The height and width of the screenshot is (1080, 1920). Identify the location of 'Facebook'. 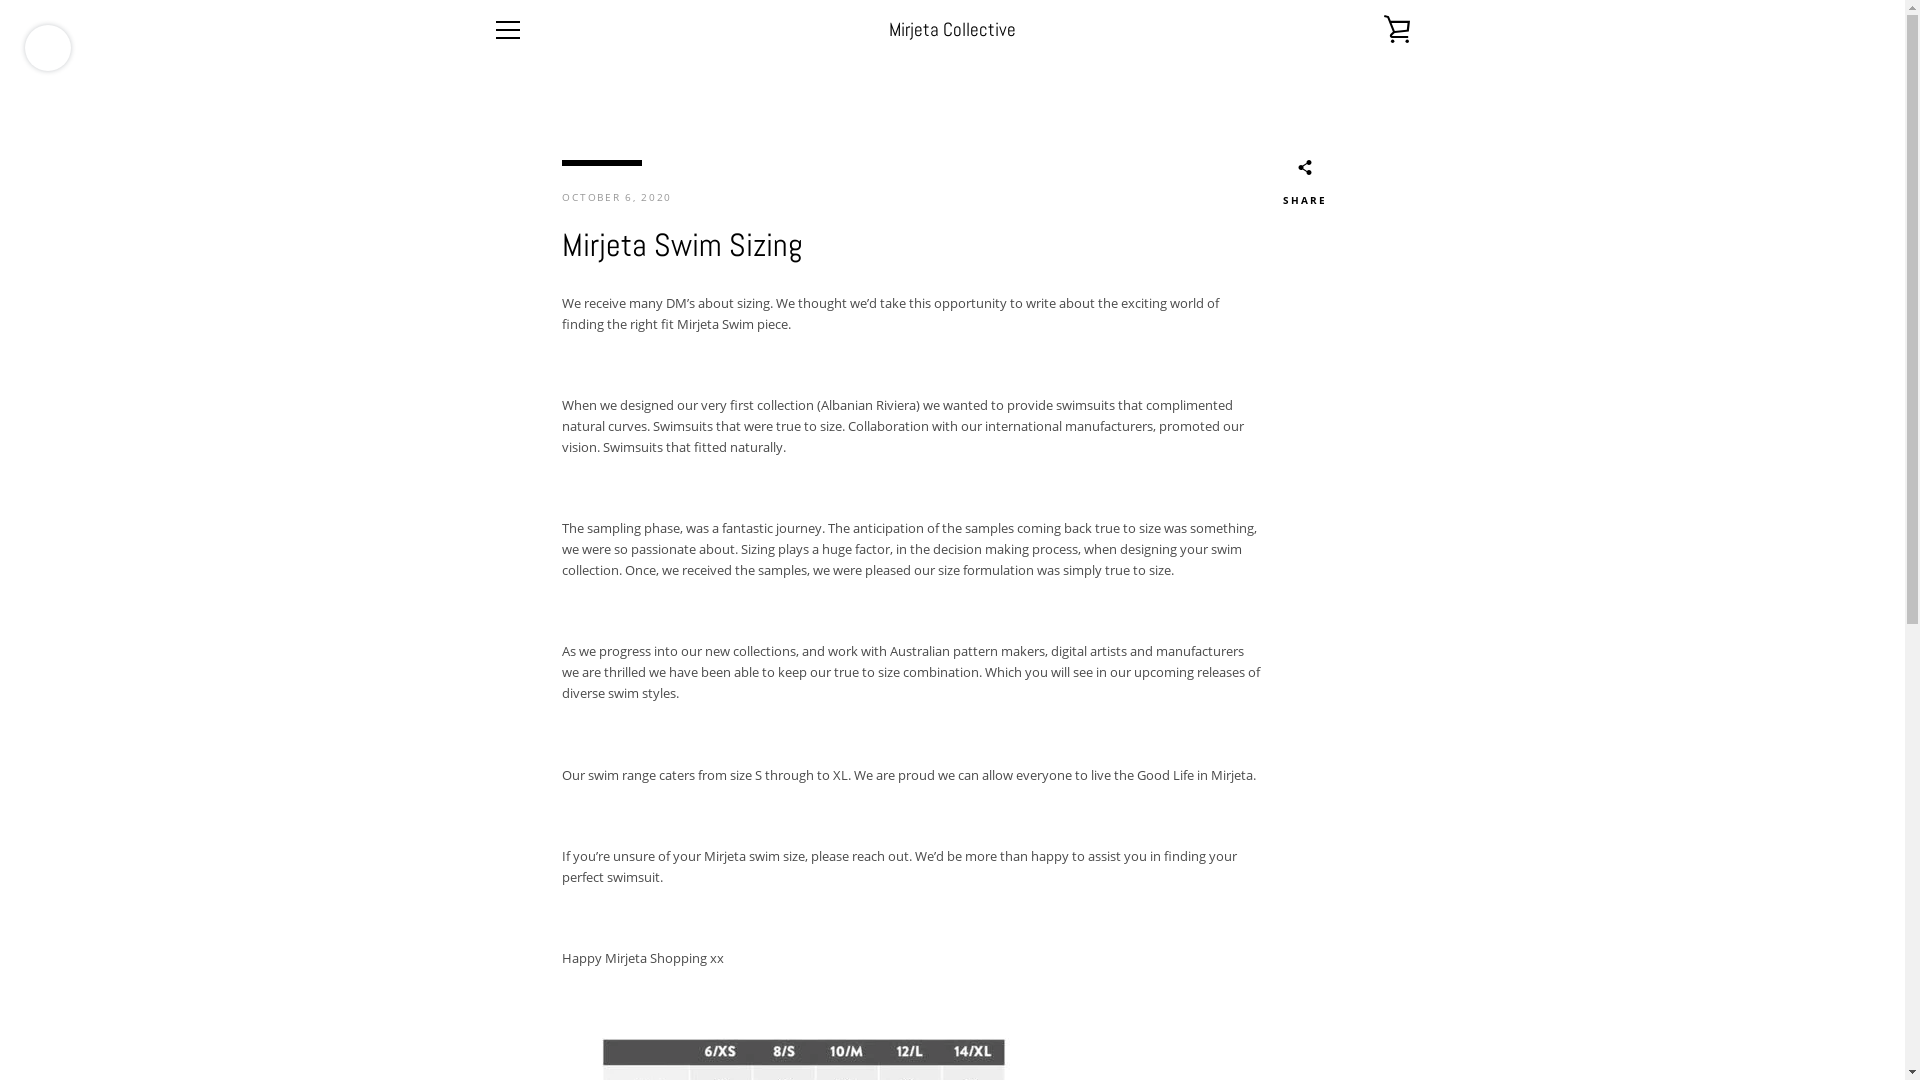
(491, 1009).